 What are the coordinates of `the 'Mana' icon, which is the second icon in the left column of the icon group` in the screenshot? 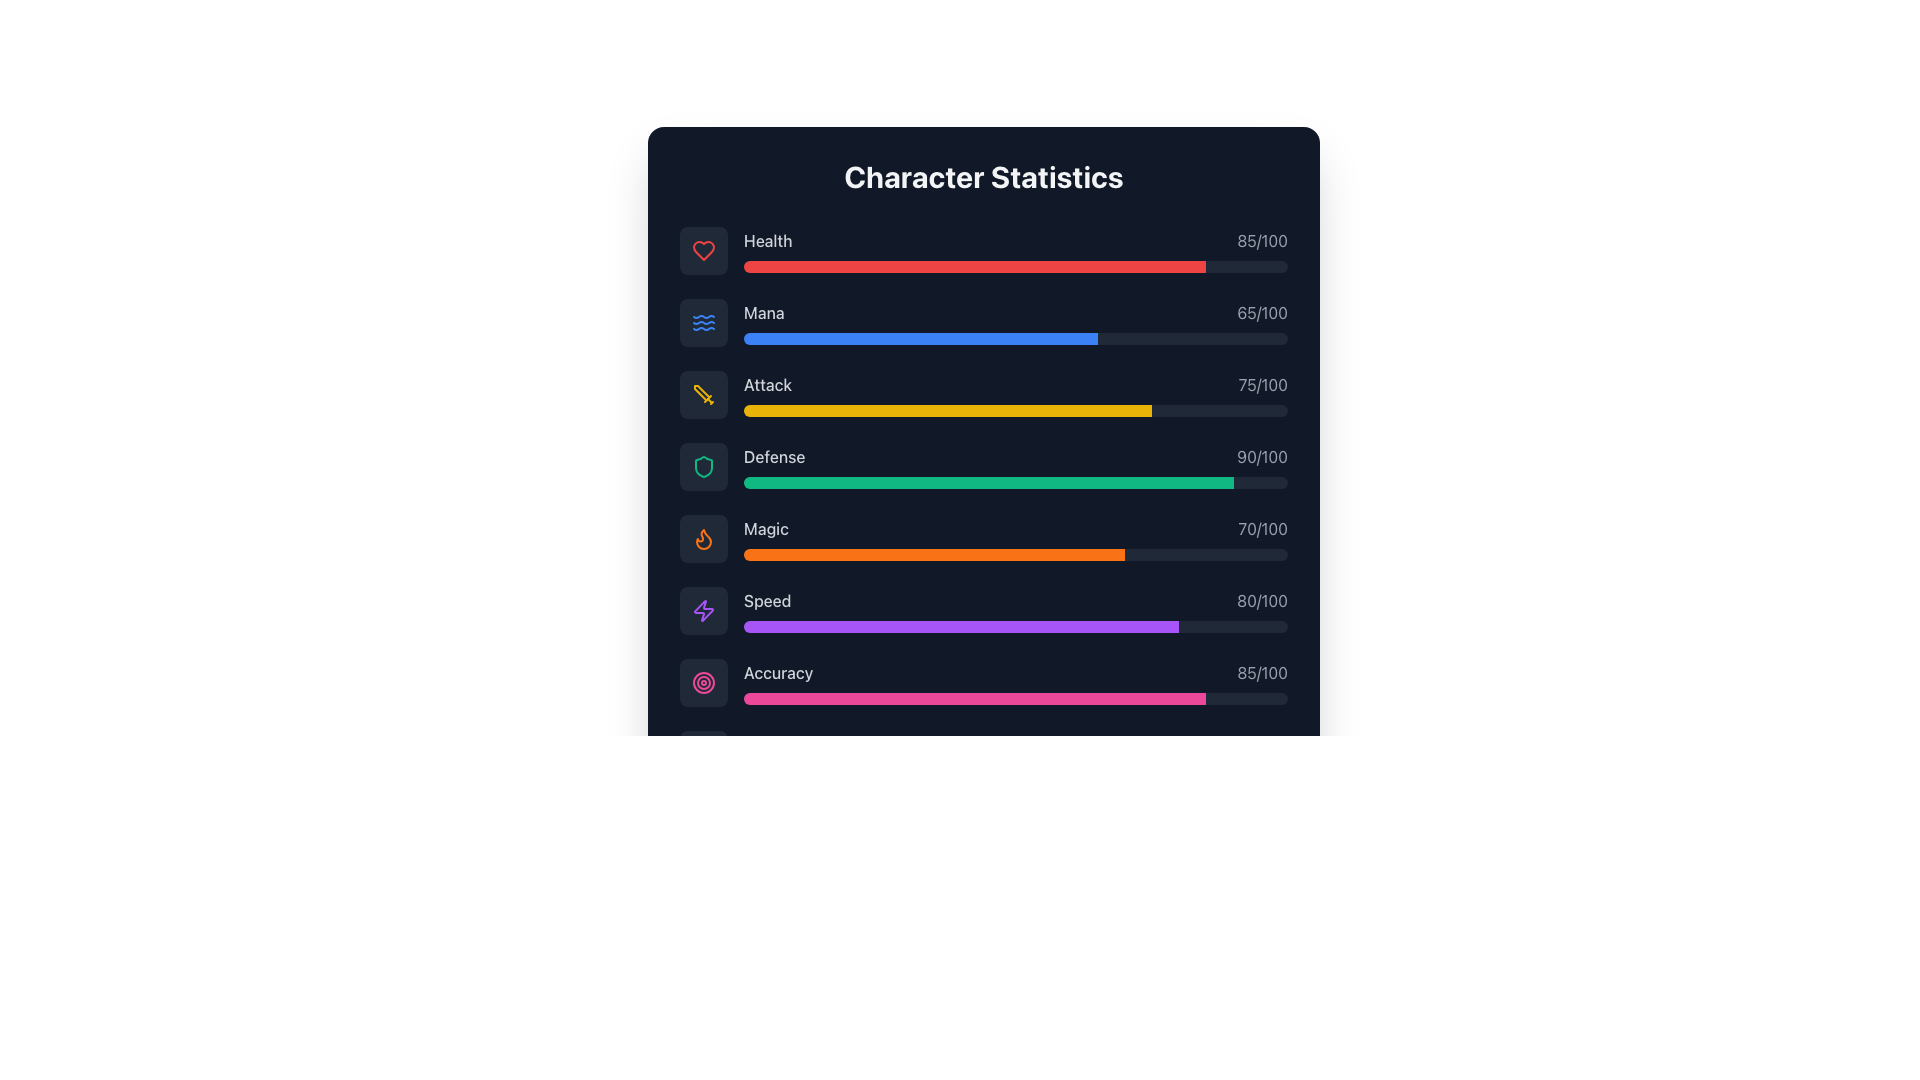 It's located at (704, 322).